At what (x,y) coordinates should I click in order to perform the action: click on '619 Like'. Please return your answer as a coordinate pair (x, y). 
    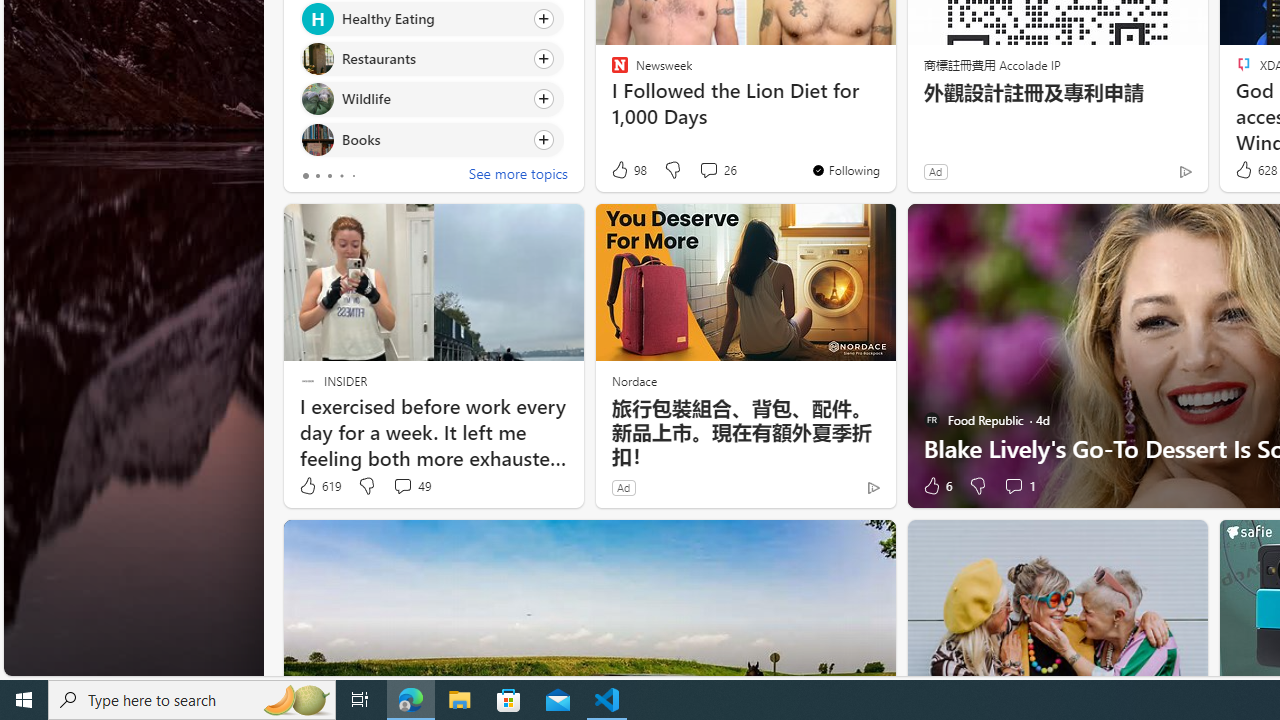
    Looking at the image, I should click on (318, 486).